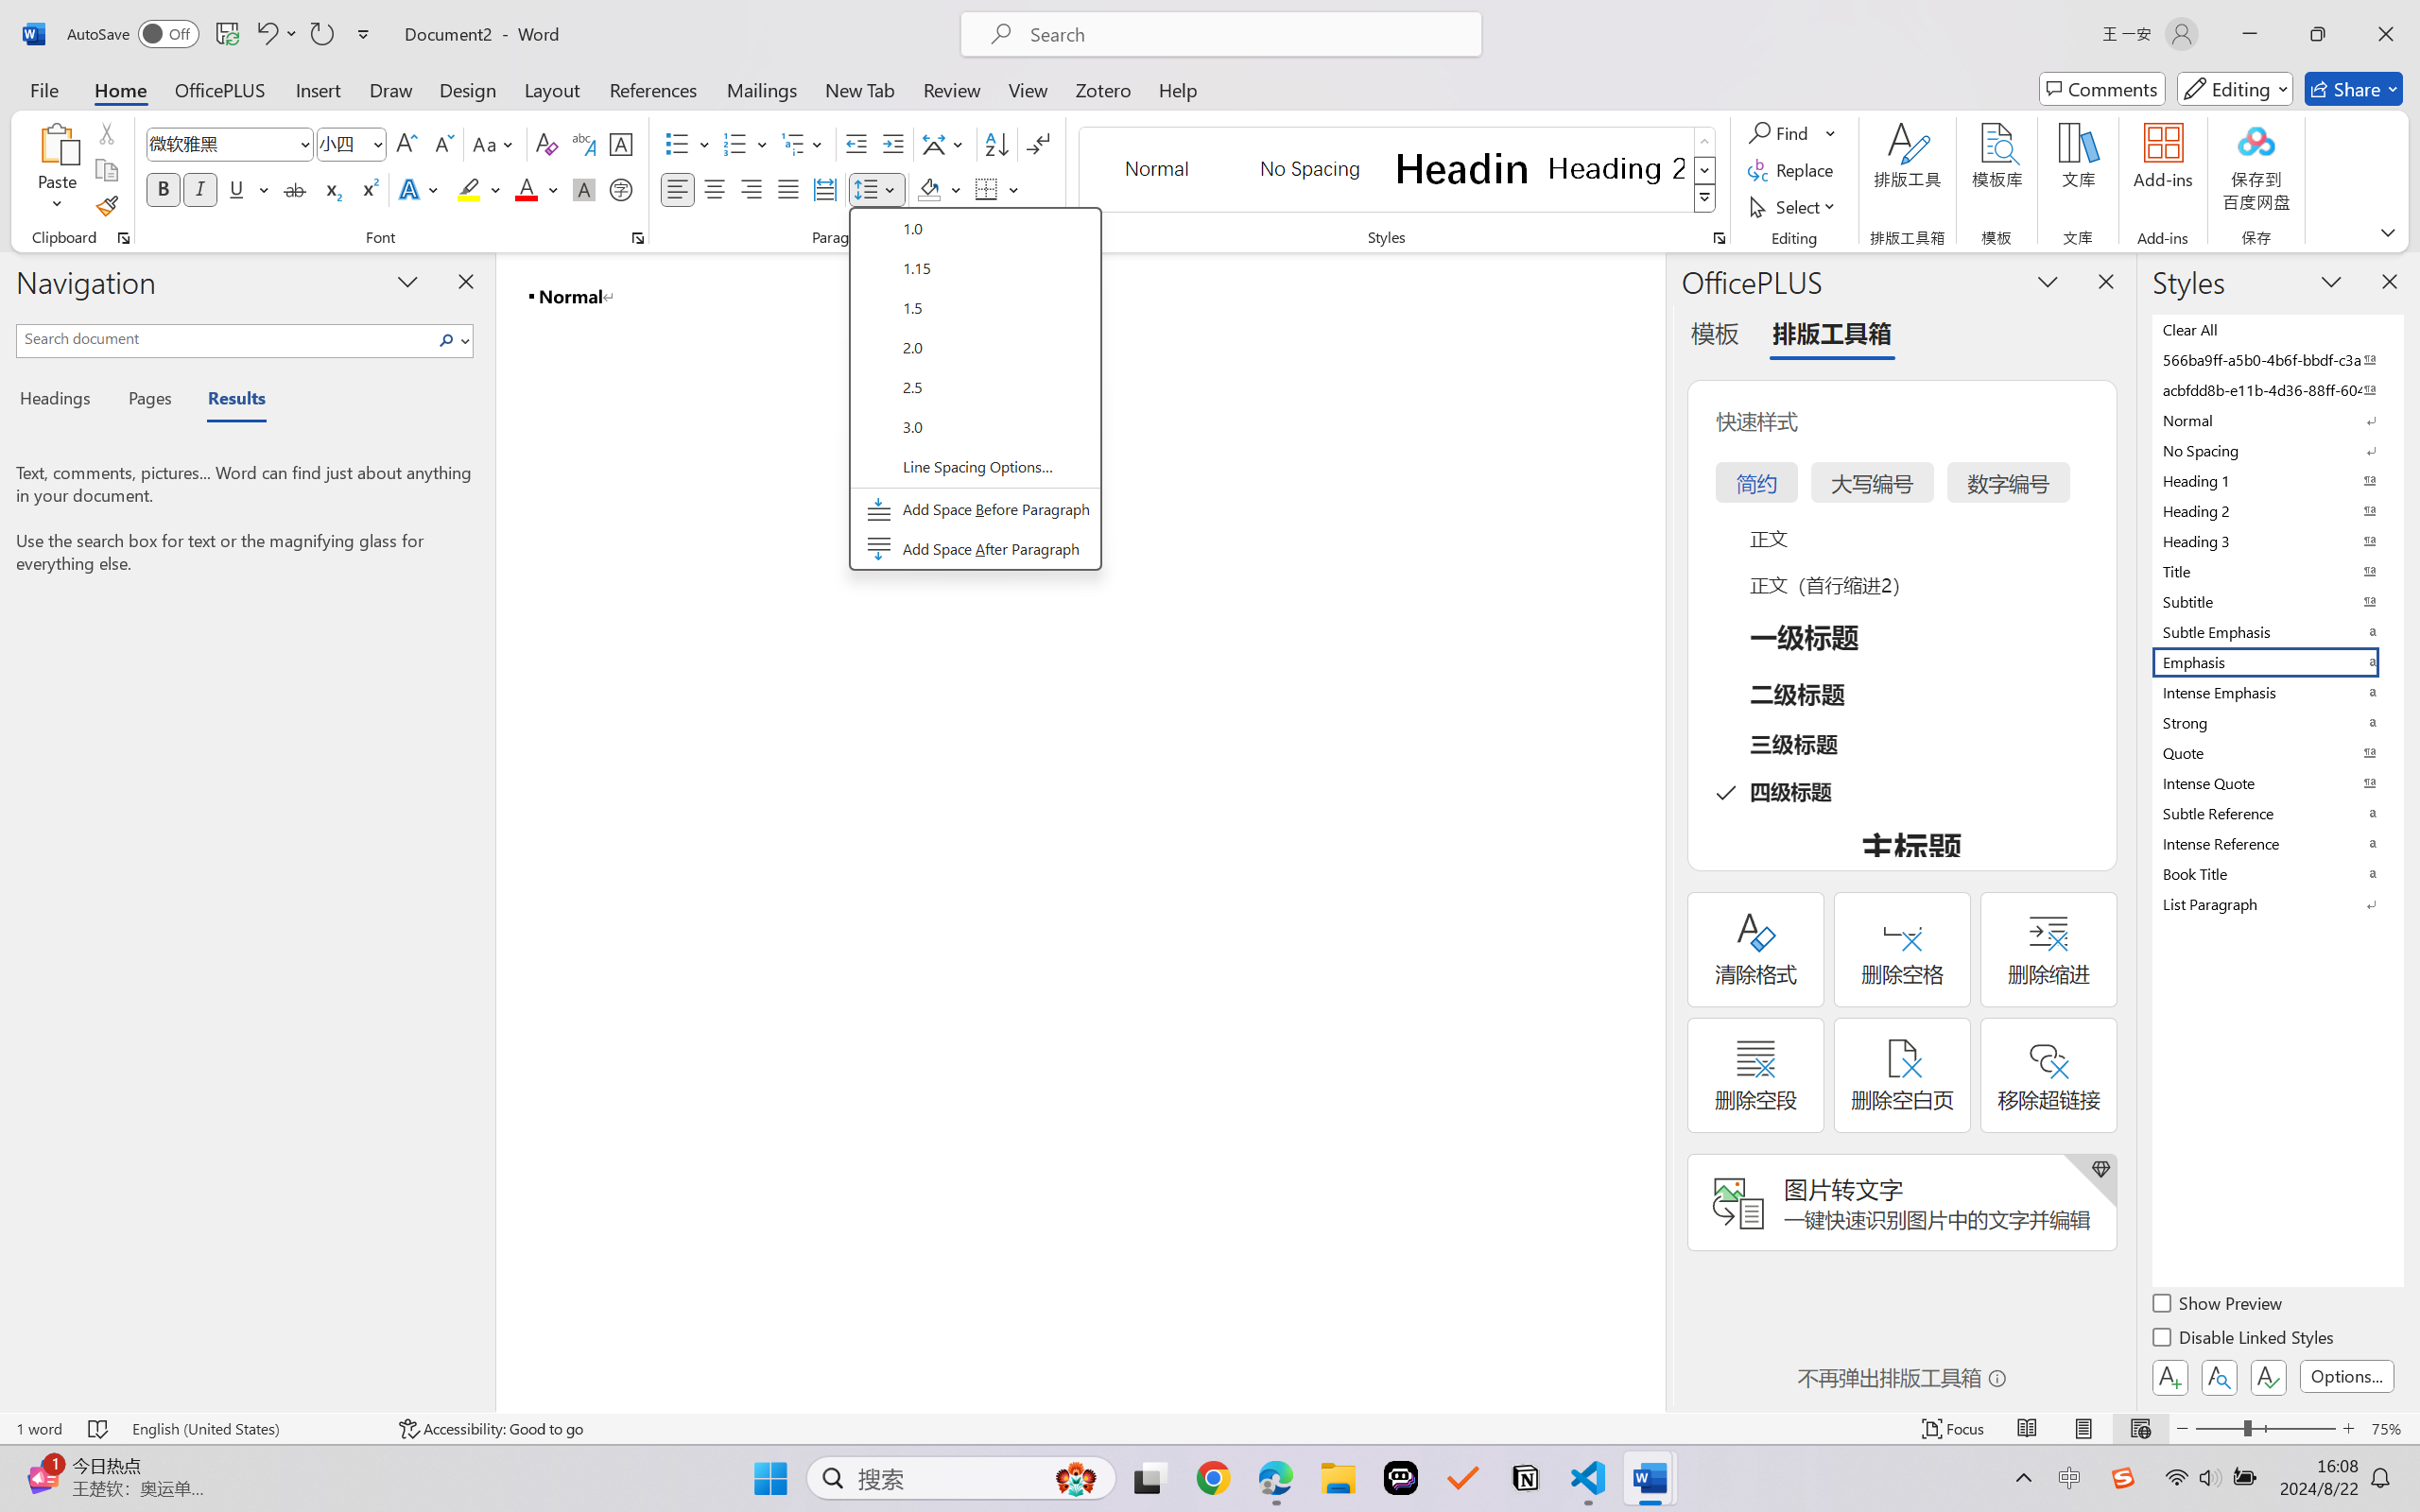 This screenshot has height=1512, width=2420. What do you see at coordinates (823, 188) in the screenshot?
I see `'Distributed'` at bounding box center [823, 188].